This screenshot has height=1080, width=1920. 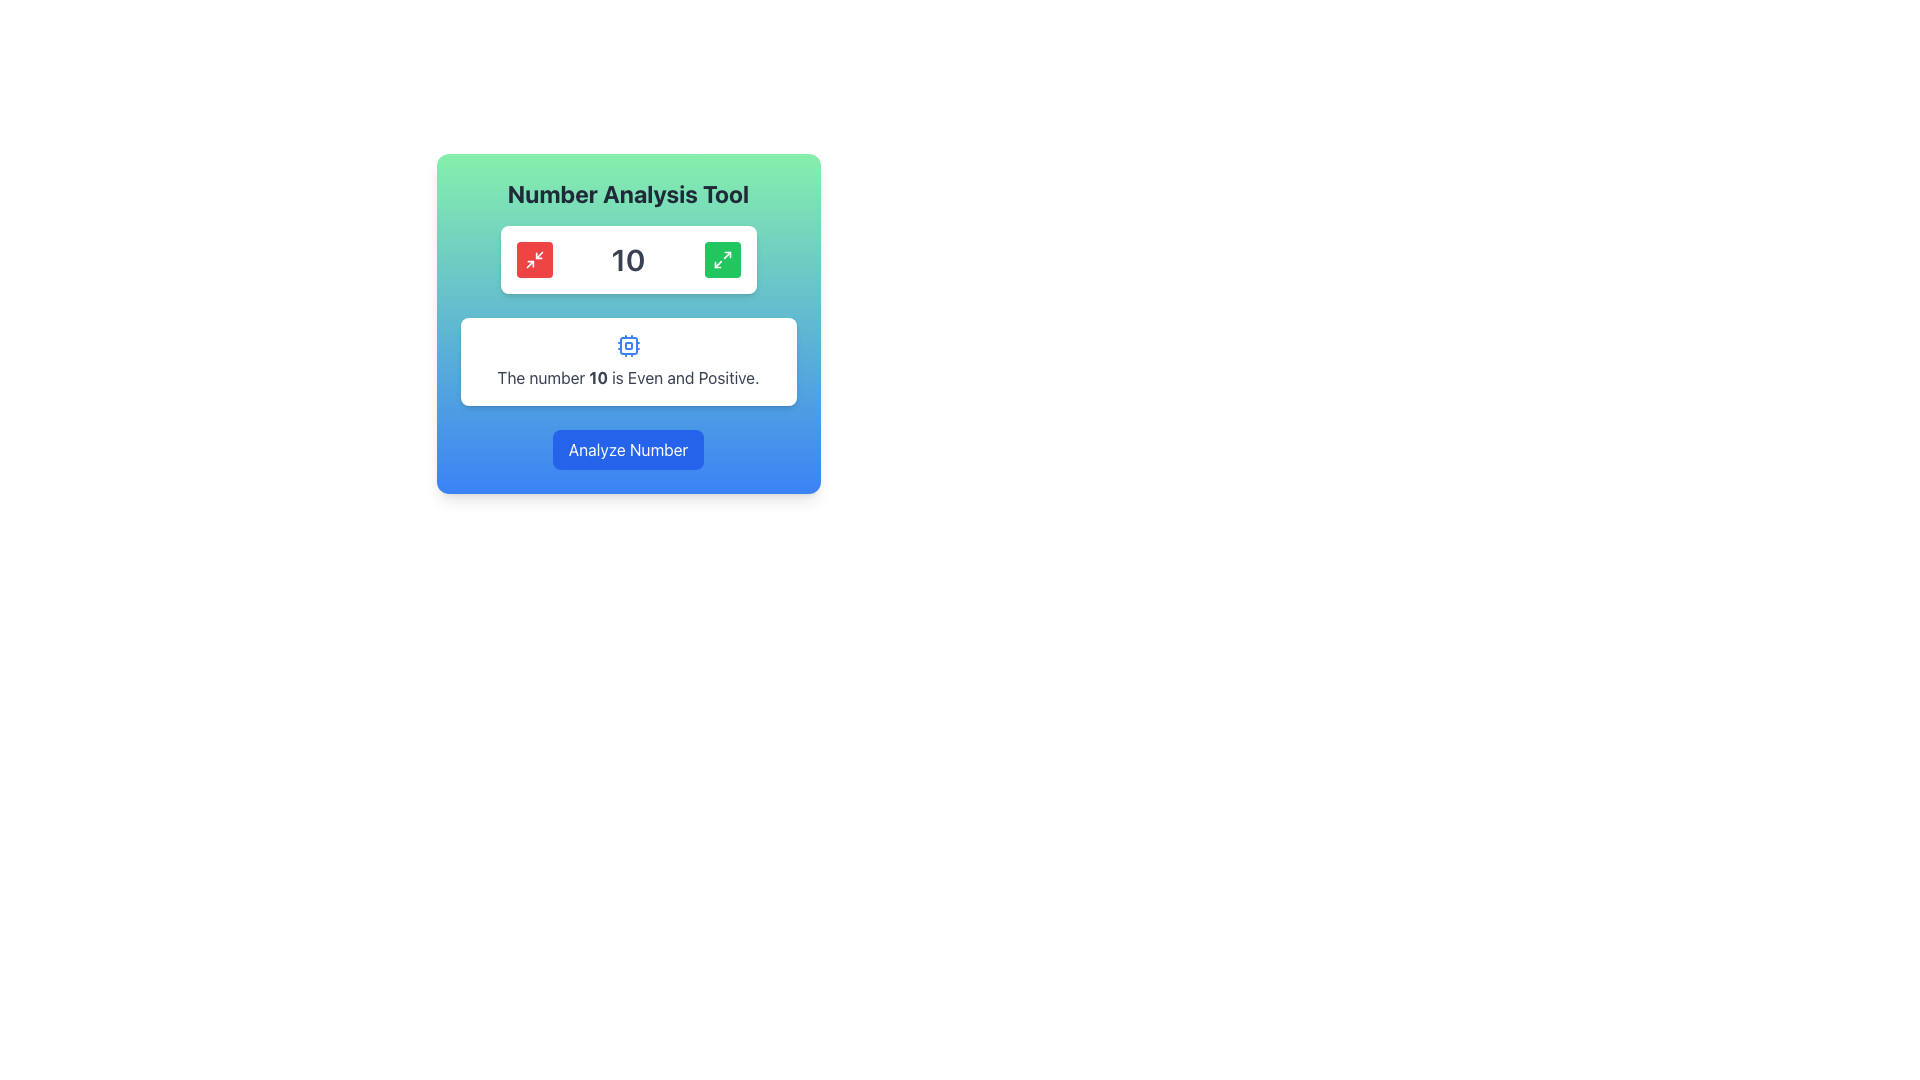 What do you see at coordinates (627, 258) in the screenshot?
I see `the central text label that presents a numeric value, located between a red-themed button on the left and a green-themed button on the right` at bounding box center [627, 258].